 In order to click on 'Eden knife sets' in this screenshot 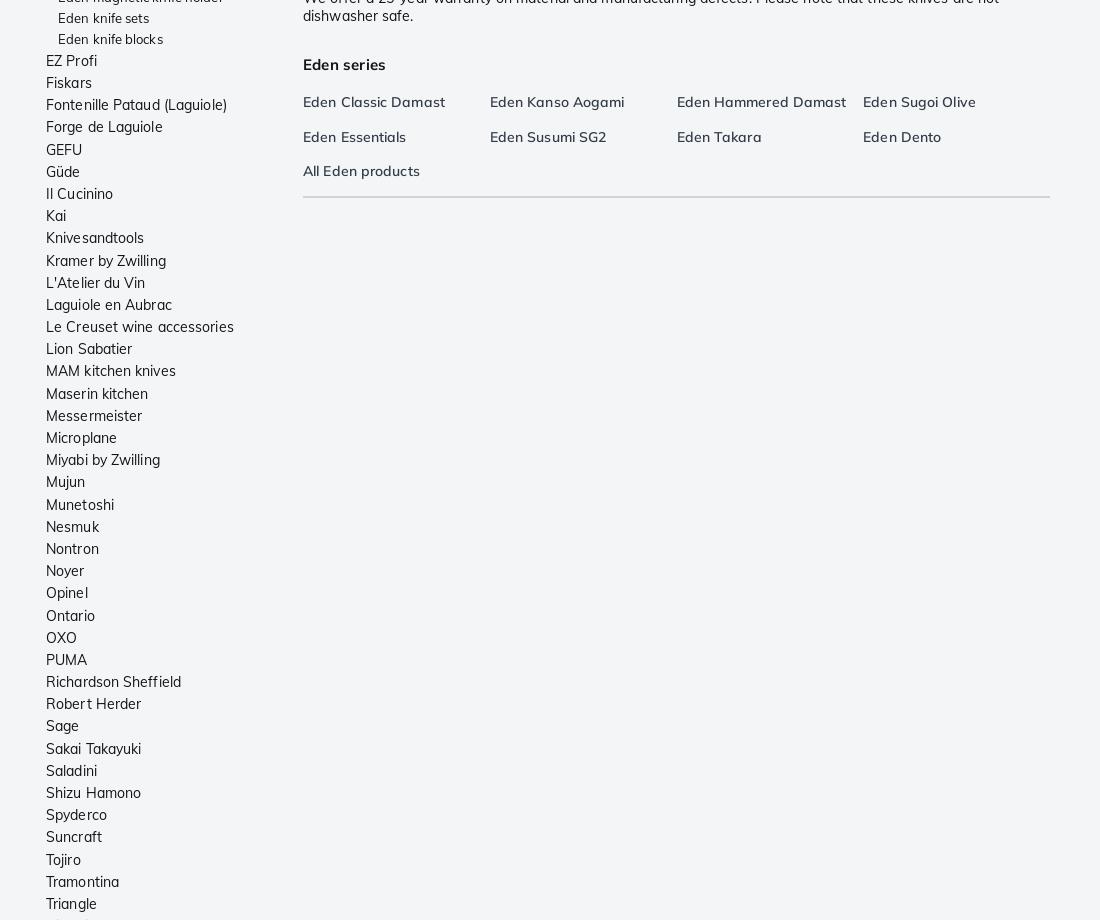, I will do `click(103, 18)`.